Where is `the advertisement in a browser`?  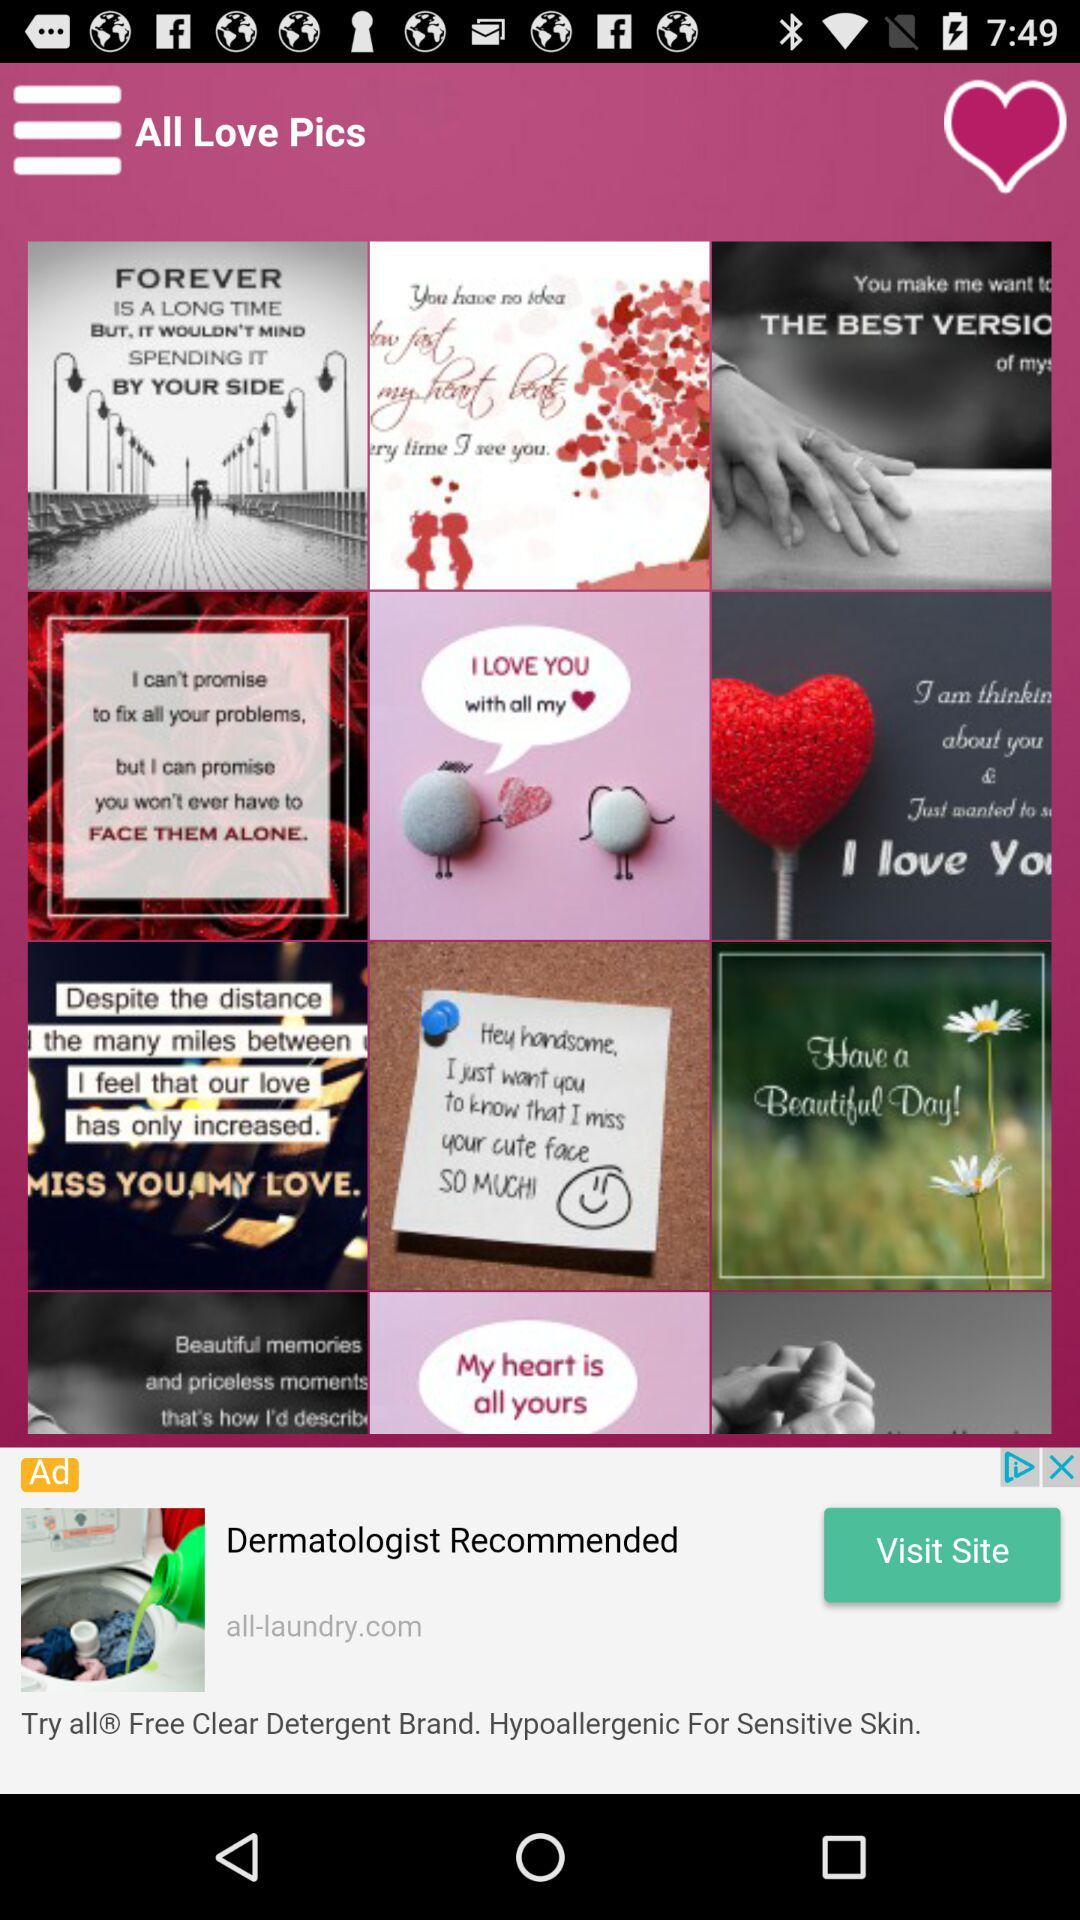 the advertisement in a browser is located at coordinates (540, 1620).